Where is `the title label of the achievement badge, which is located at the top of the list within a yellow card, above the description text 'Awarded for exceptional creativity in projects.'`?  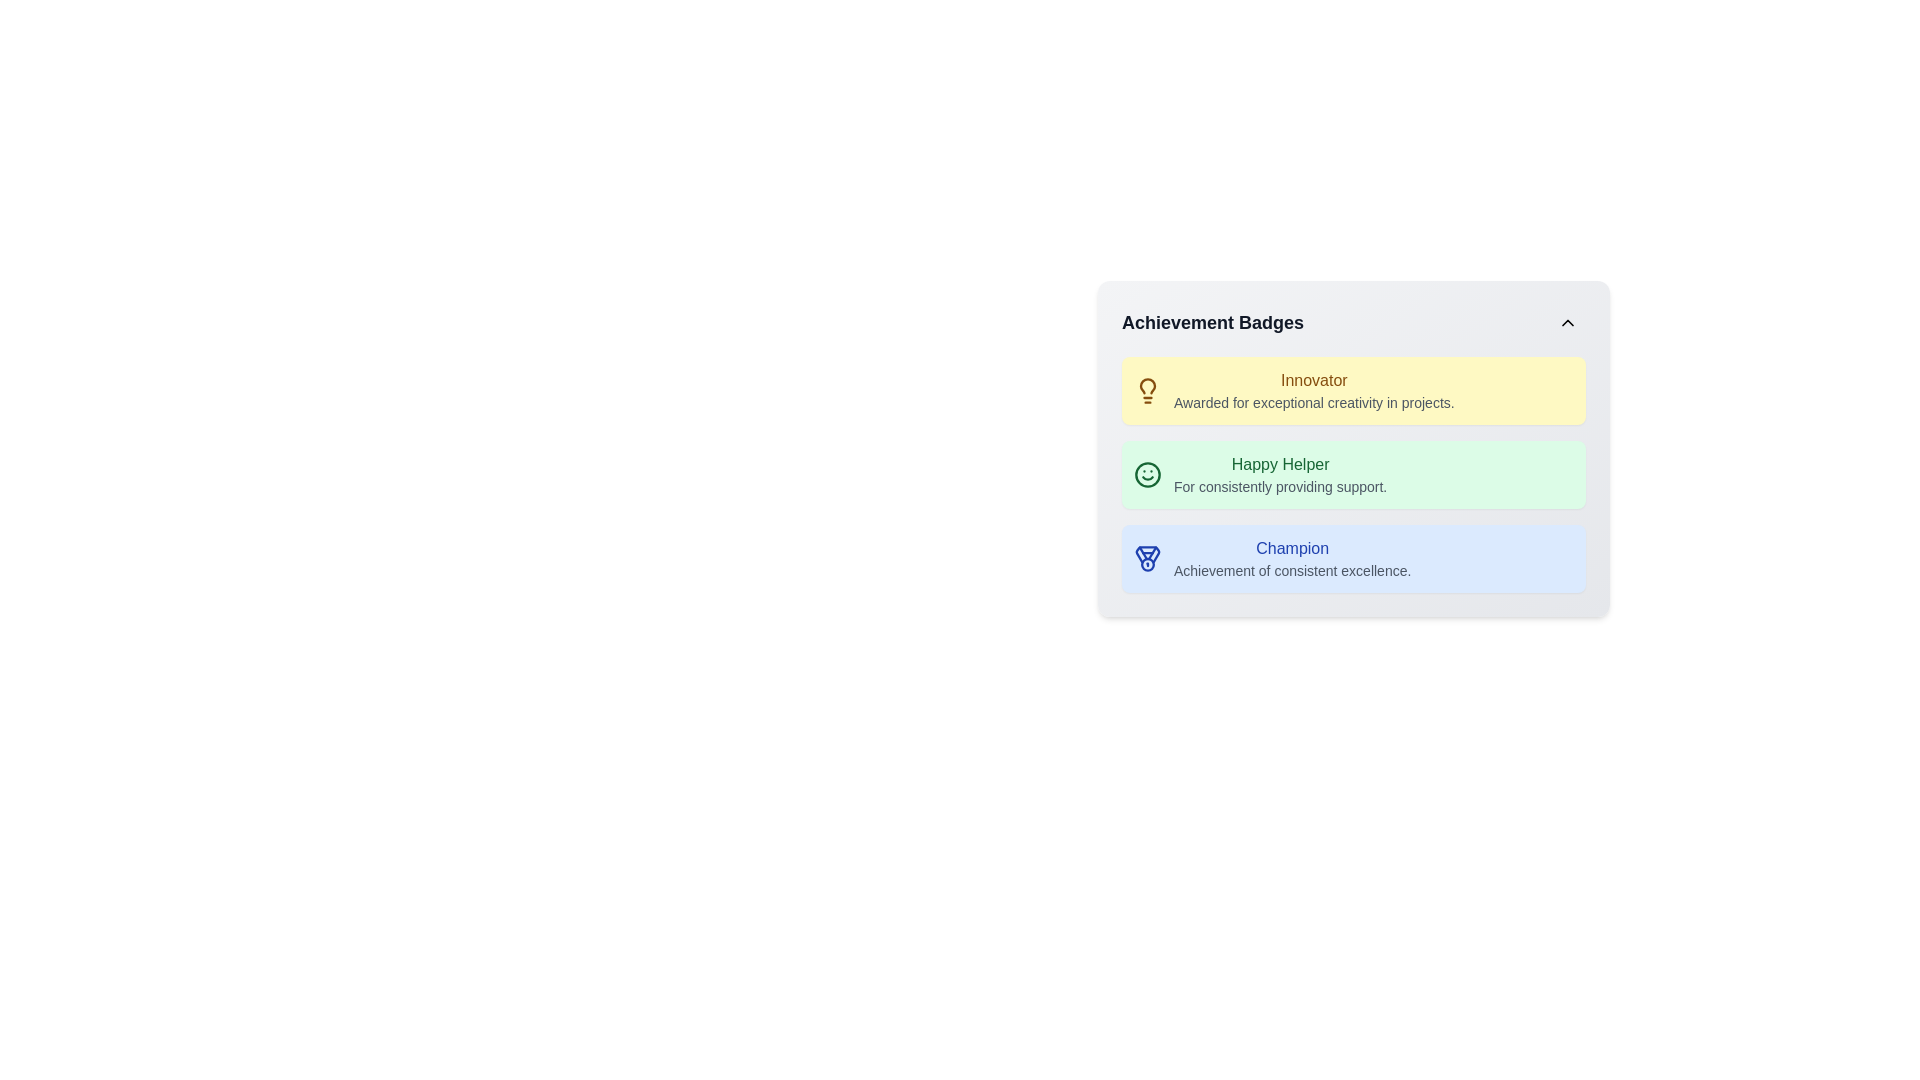
the title label of the achievement badge, which is located at the top of the list within a yellow card, above the description text 'Awarded for exceptional creativity in projects.' is located at coordinates (1314, 381).